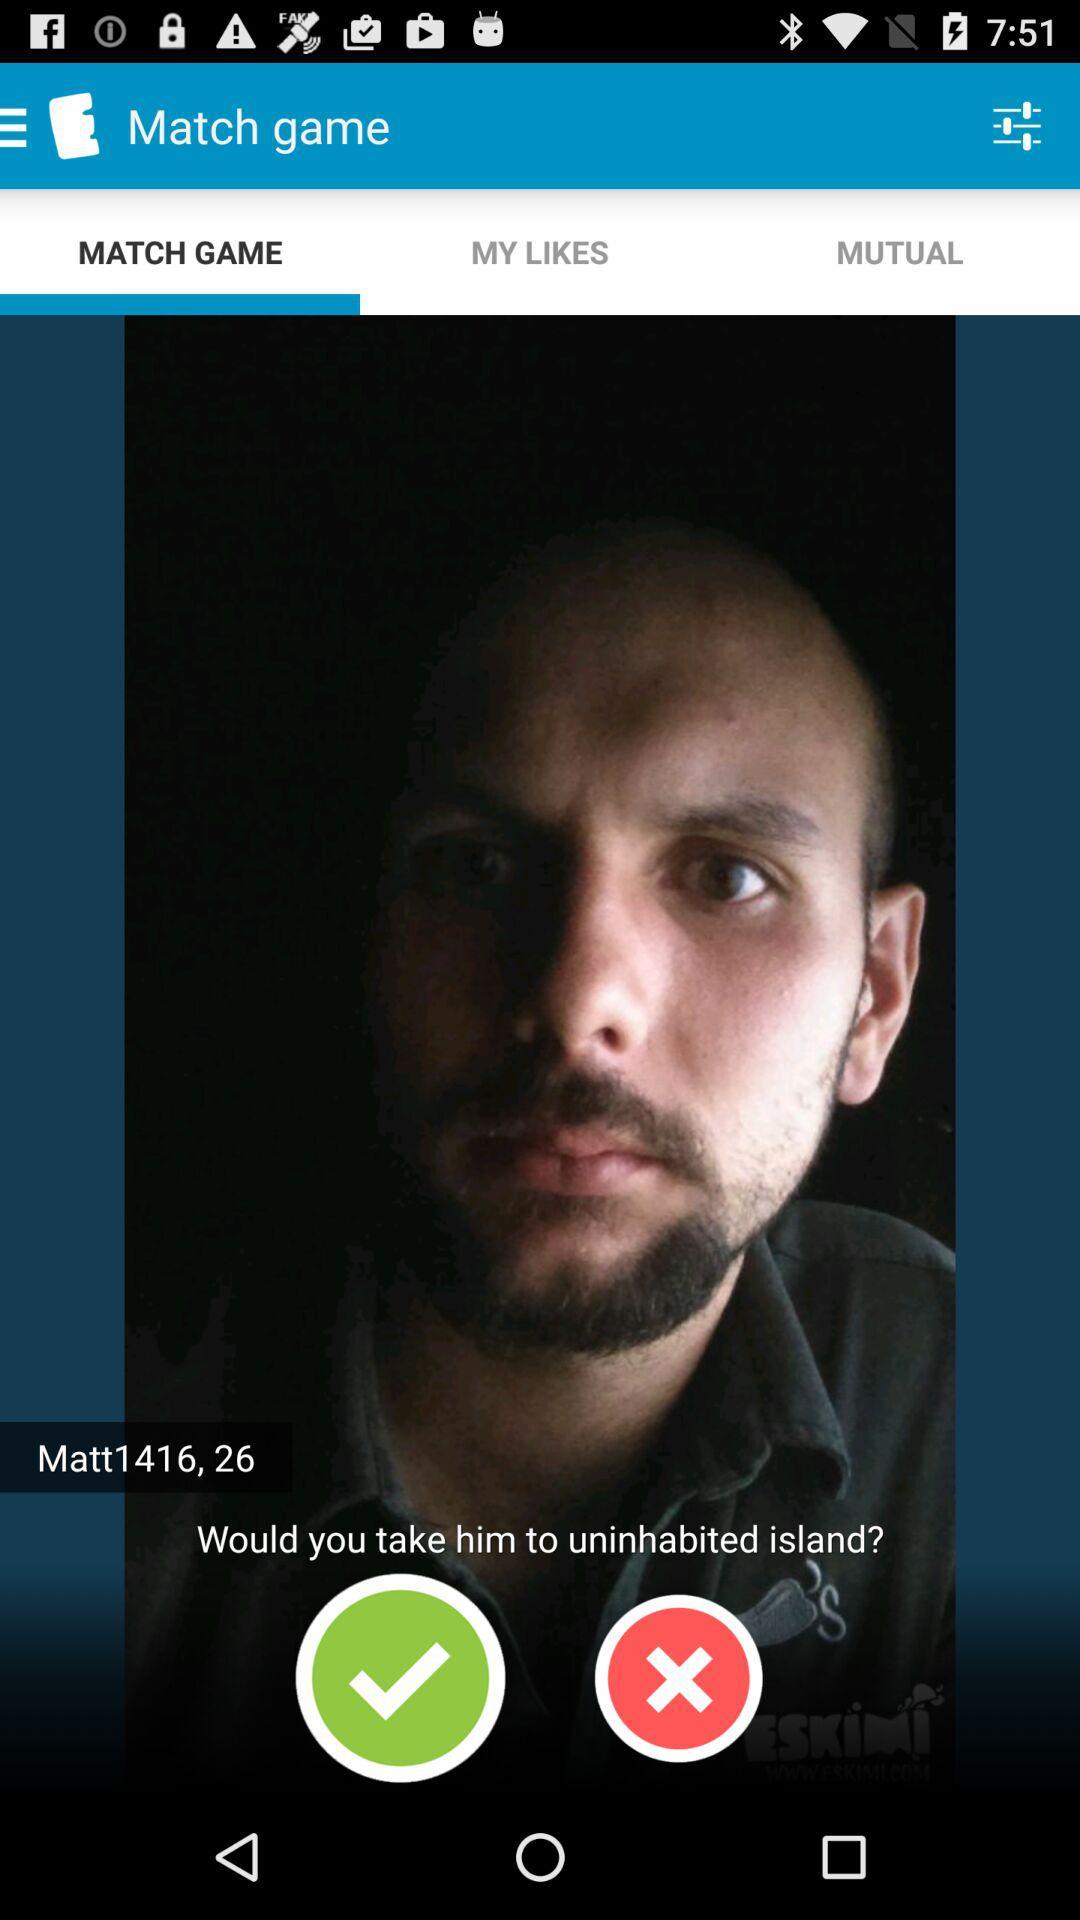 This screenshot has width=1080, height=1920. I want to click on decline the question, so click(677, 1678).